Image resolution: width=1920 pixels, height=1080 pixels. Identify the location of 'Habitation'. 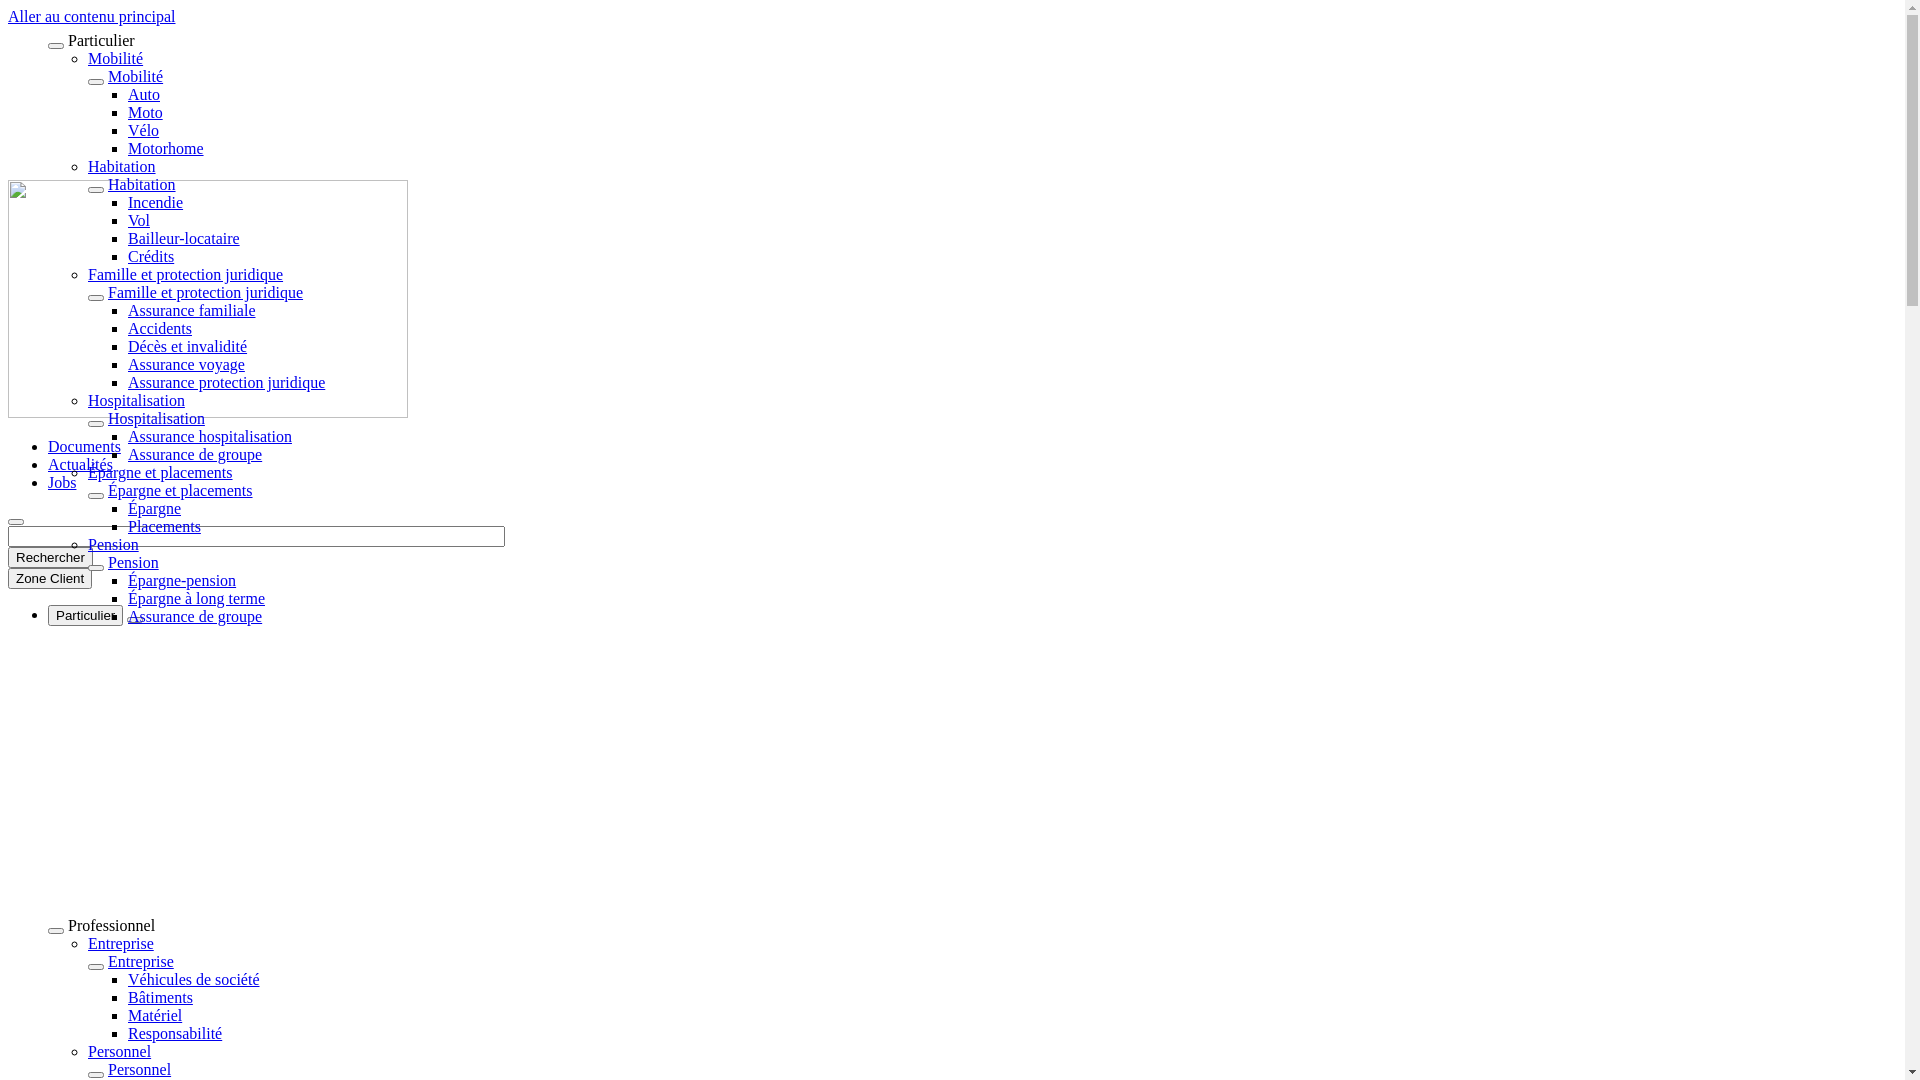
(120, 165).